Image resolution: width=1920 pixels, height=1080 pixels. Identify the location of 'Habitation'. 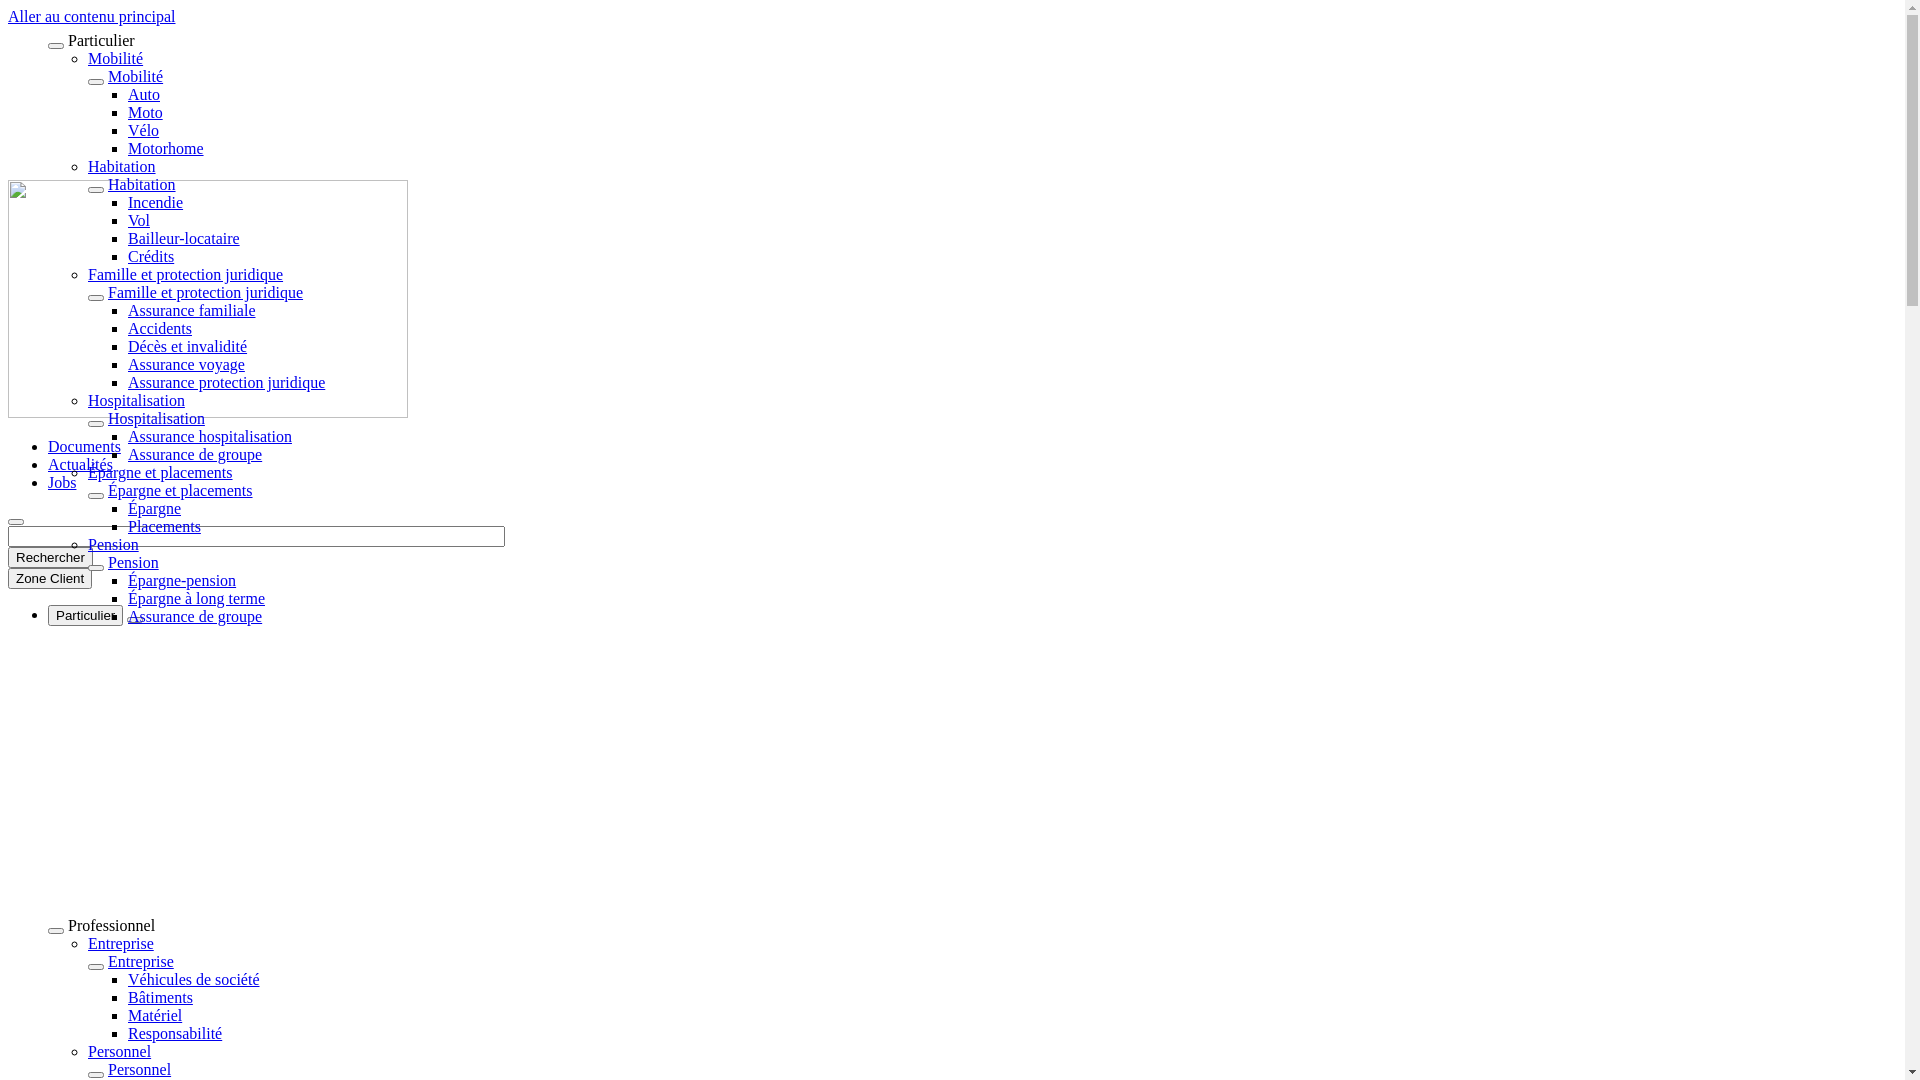
(120, 165).